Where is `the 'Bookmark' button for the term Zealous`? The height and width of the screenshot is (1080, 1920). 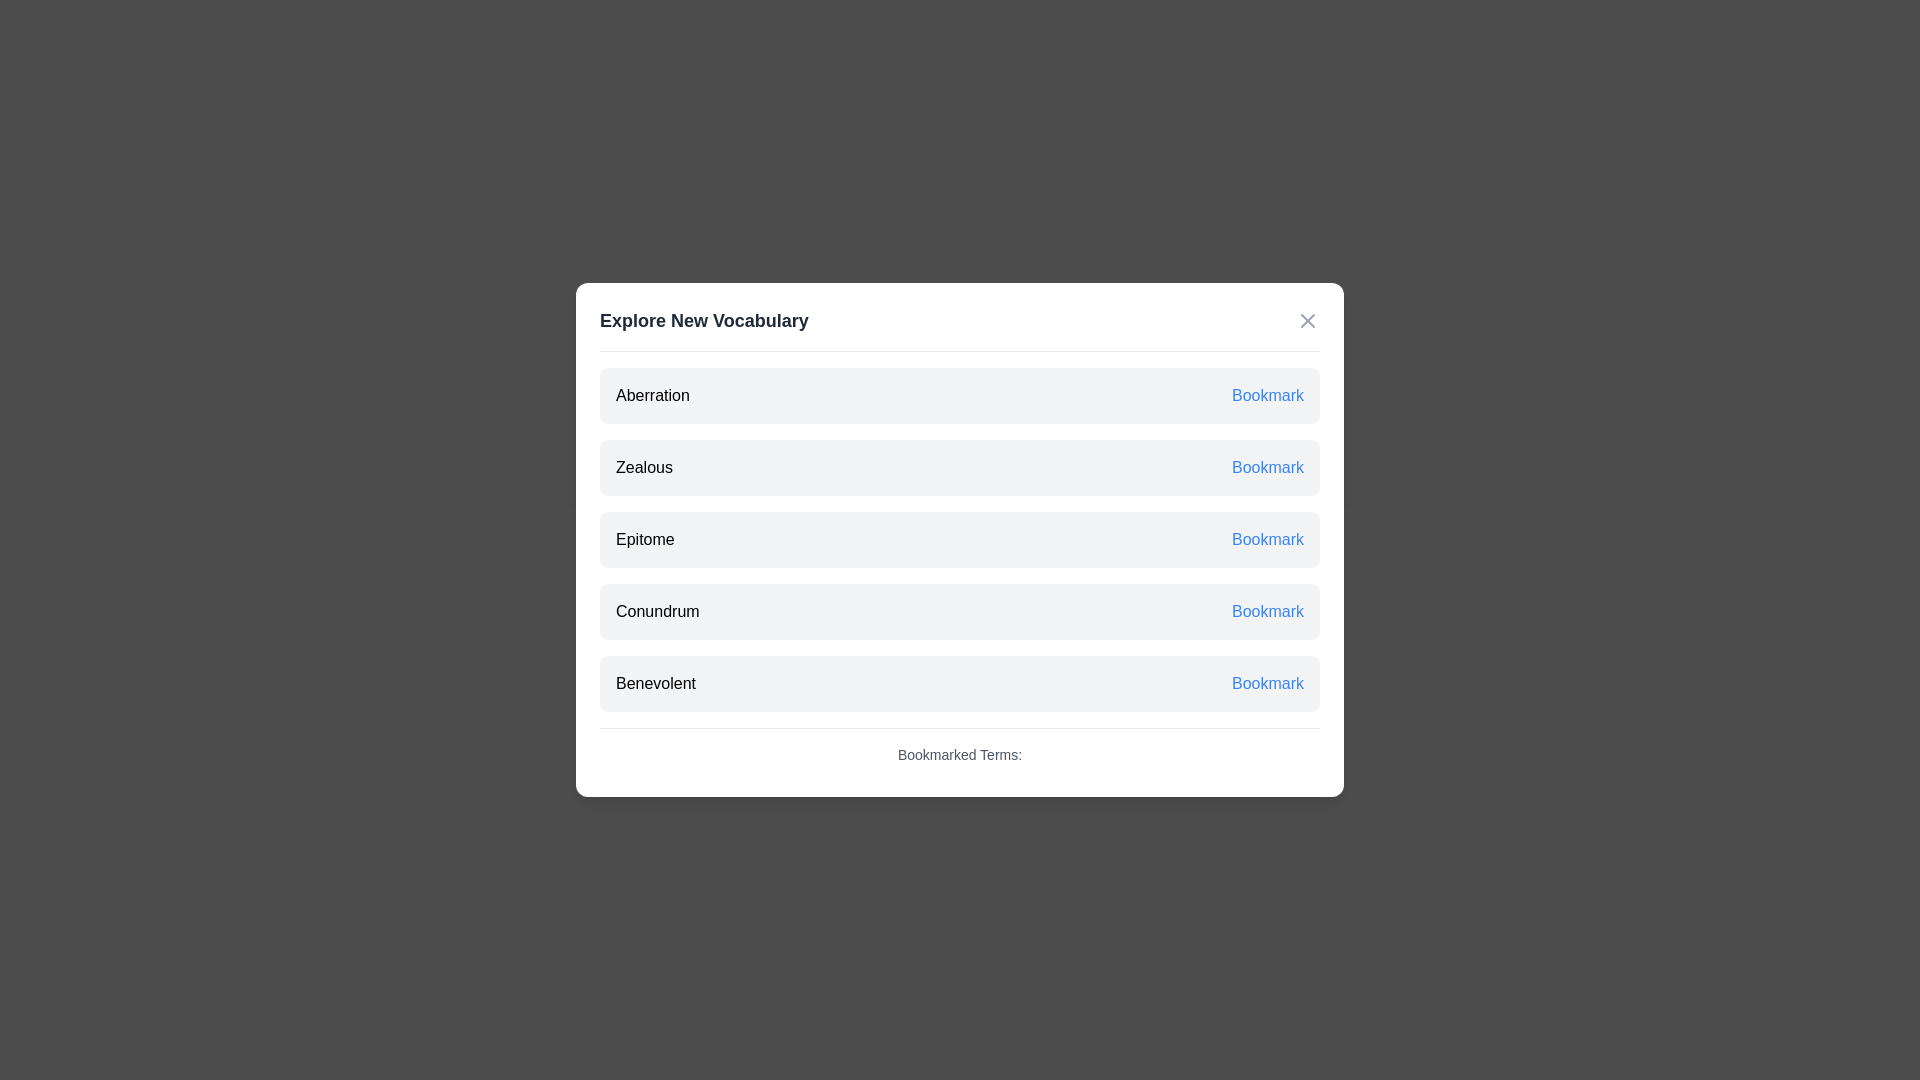
the 'Bookmark' button for the term Zealous is located at coordinates (1266, 467).